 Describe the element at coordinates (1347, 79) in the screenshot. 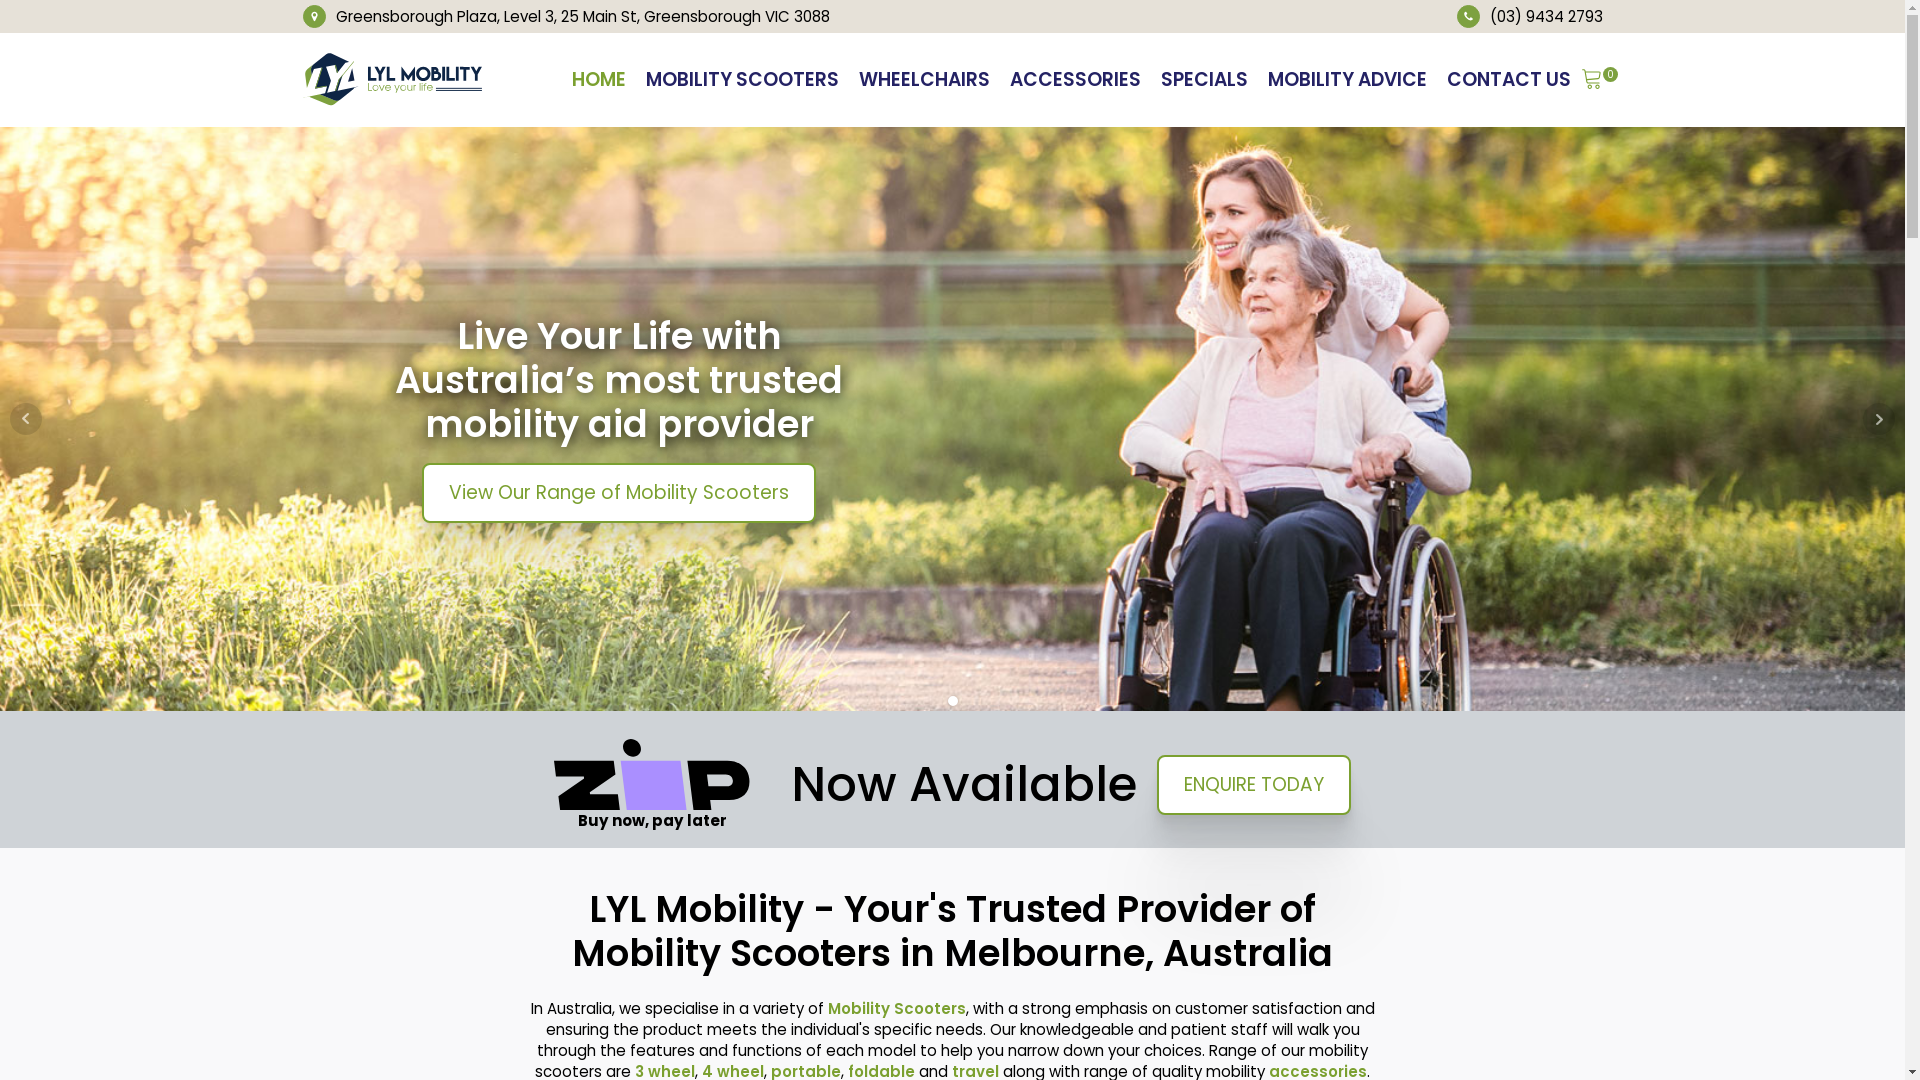

I see `'MOBILITY ADVICE'` at that location.